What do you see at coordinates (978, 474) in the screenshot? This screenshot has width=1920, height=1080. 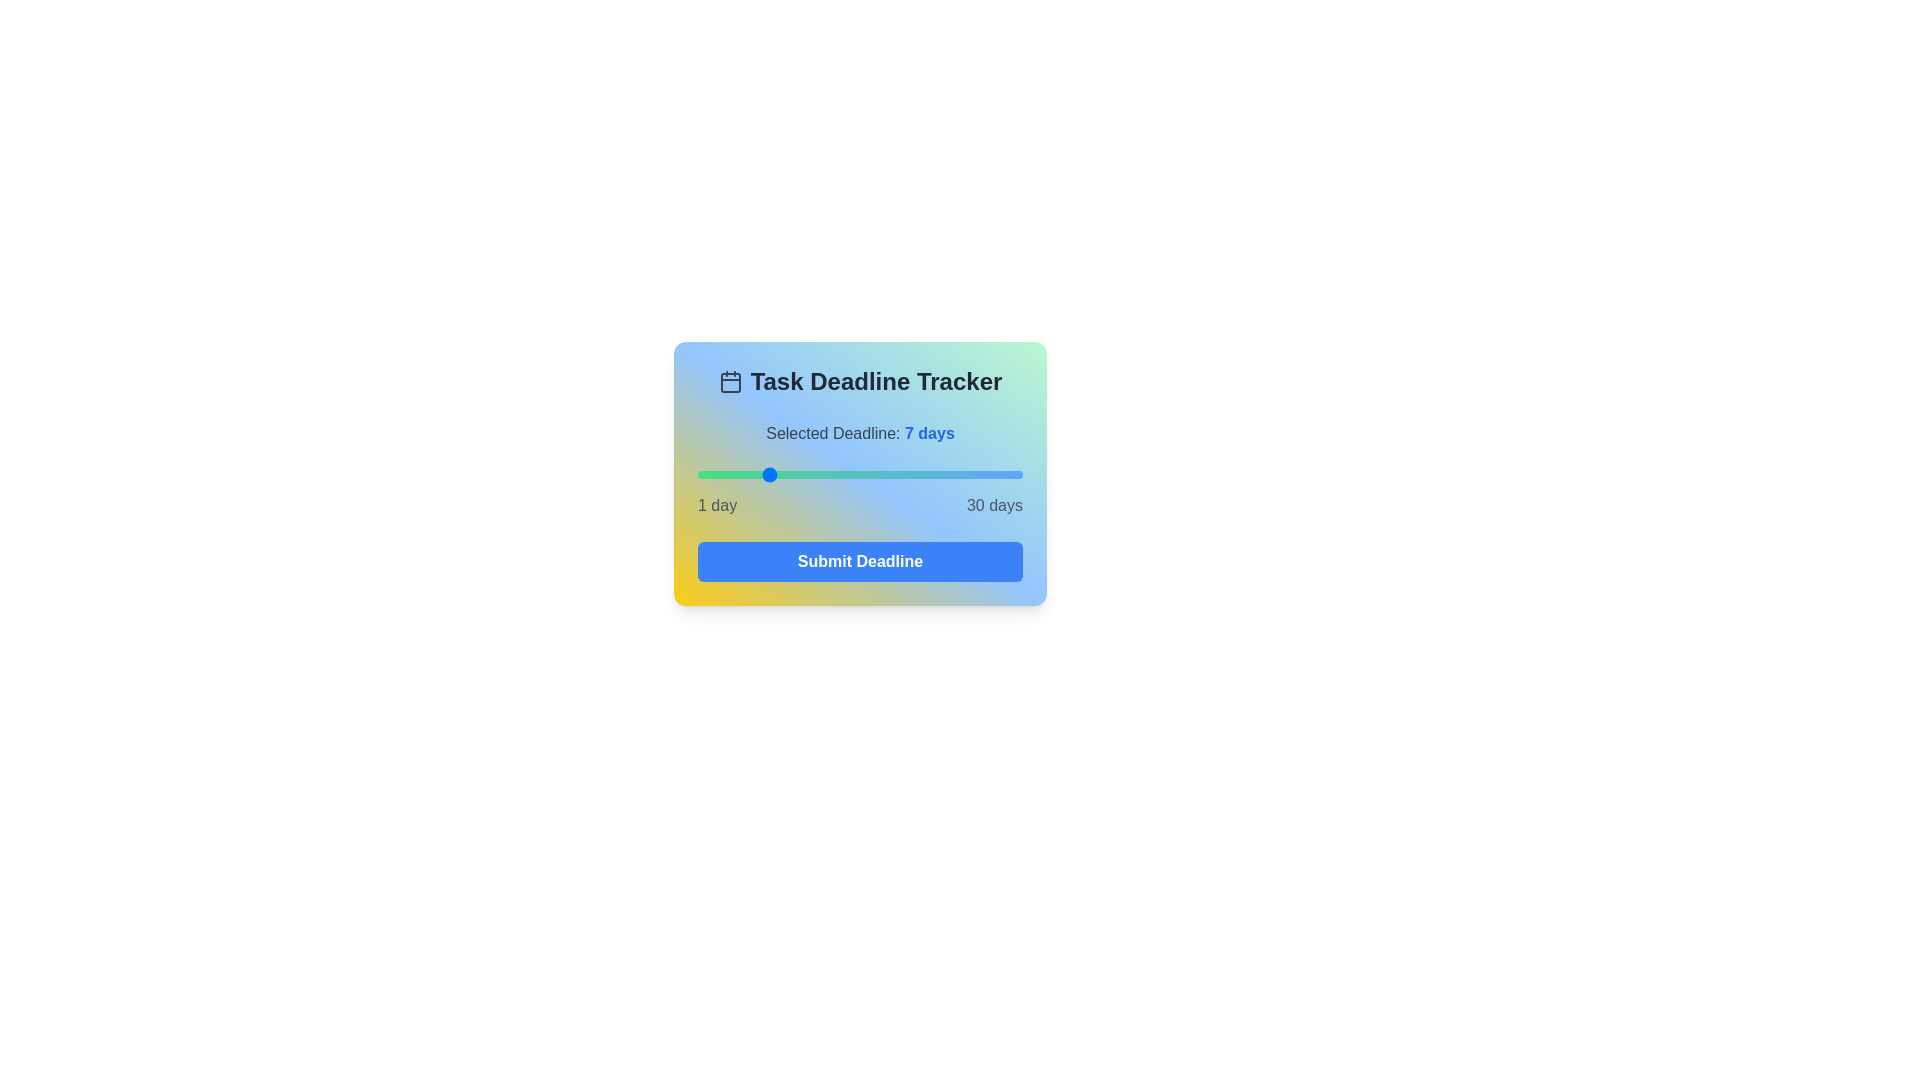 I see `the deadline to 26 days using the slider` at bounding box center [978, 474].